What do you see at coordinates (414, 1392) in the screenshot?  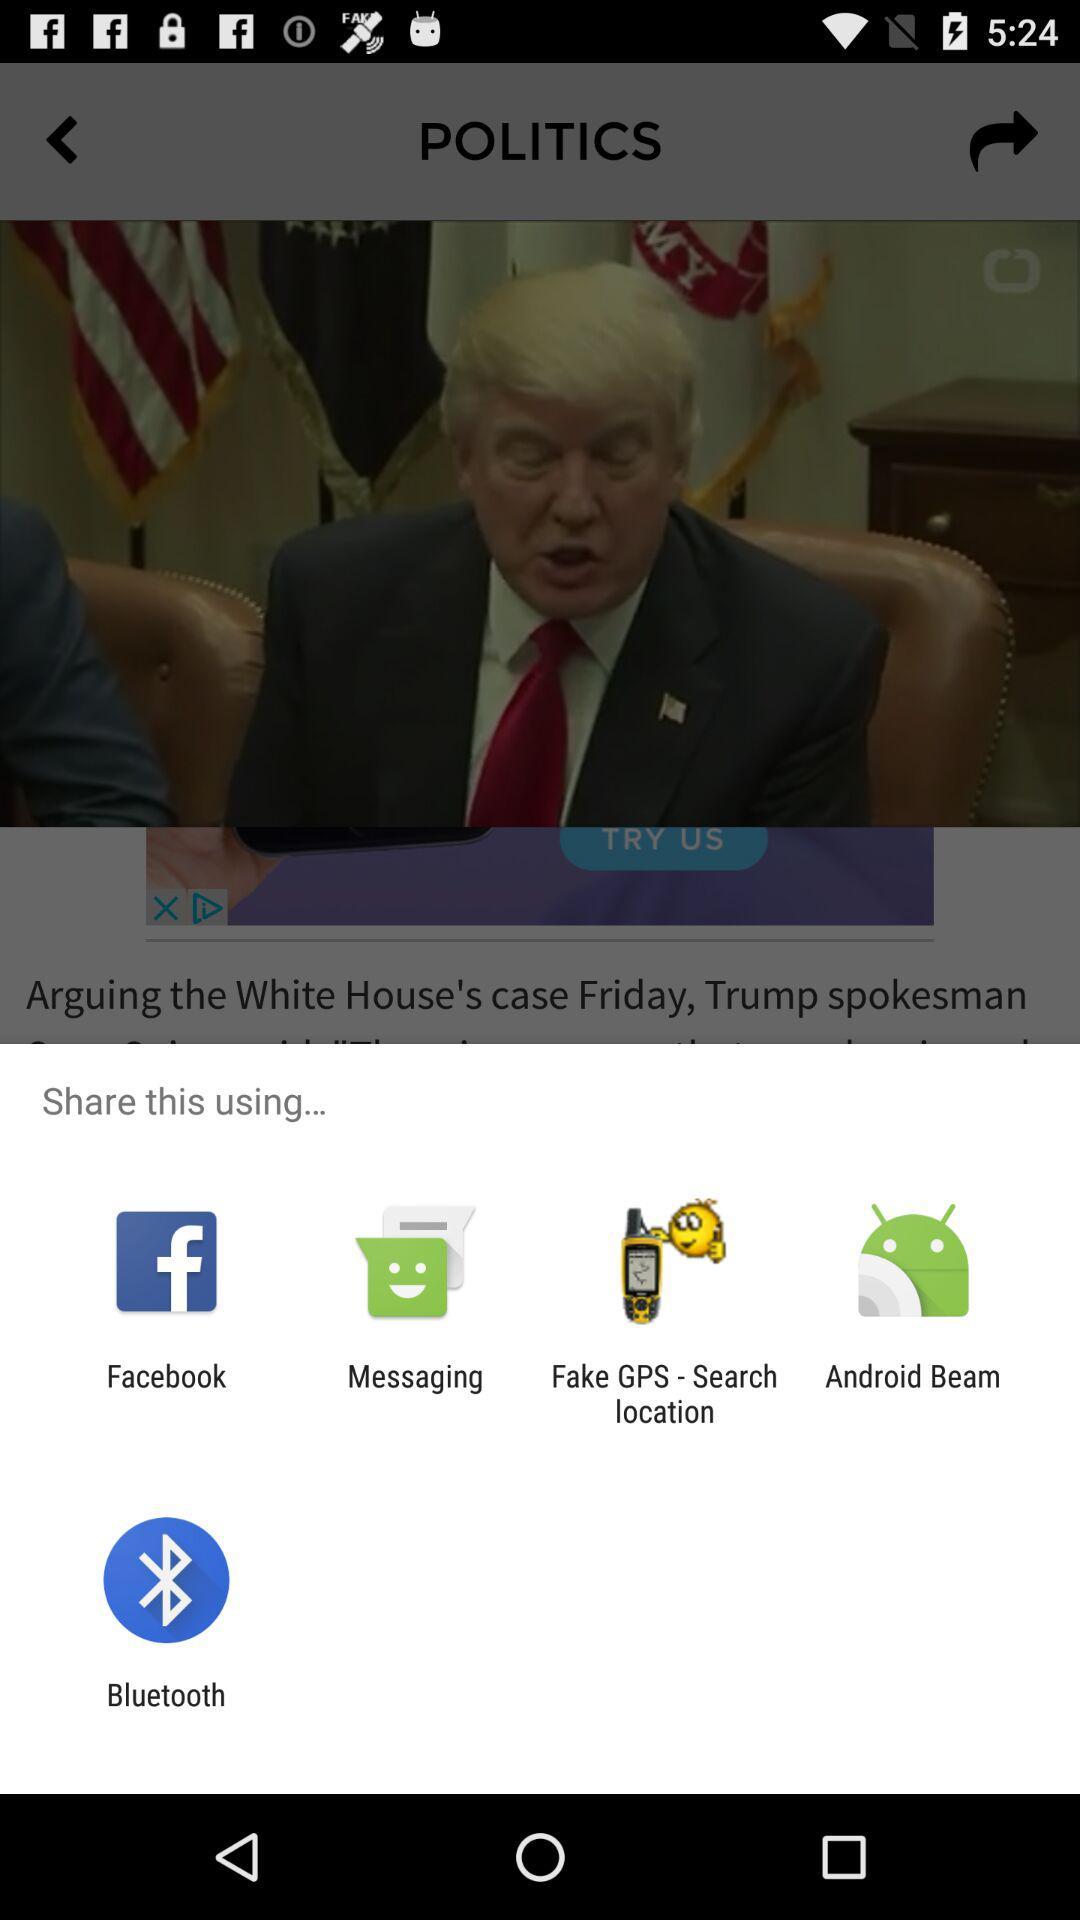 I see `app next to facebook icon` at bounding box center [414, 1392].